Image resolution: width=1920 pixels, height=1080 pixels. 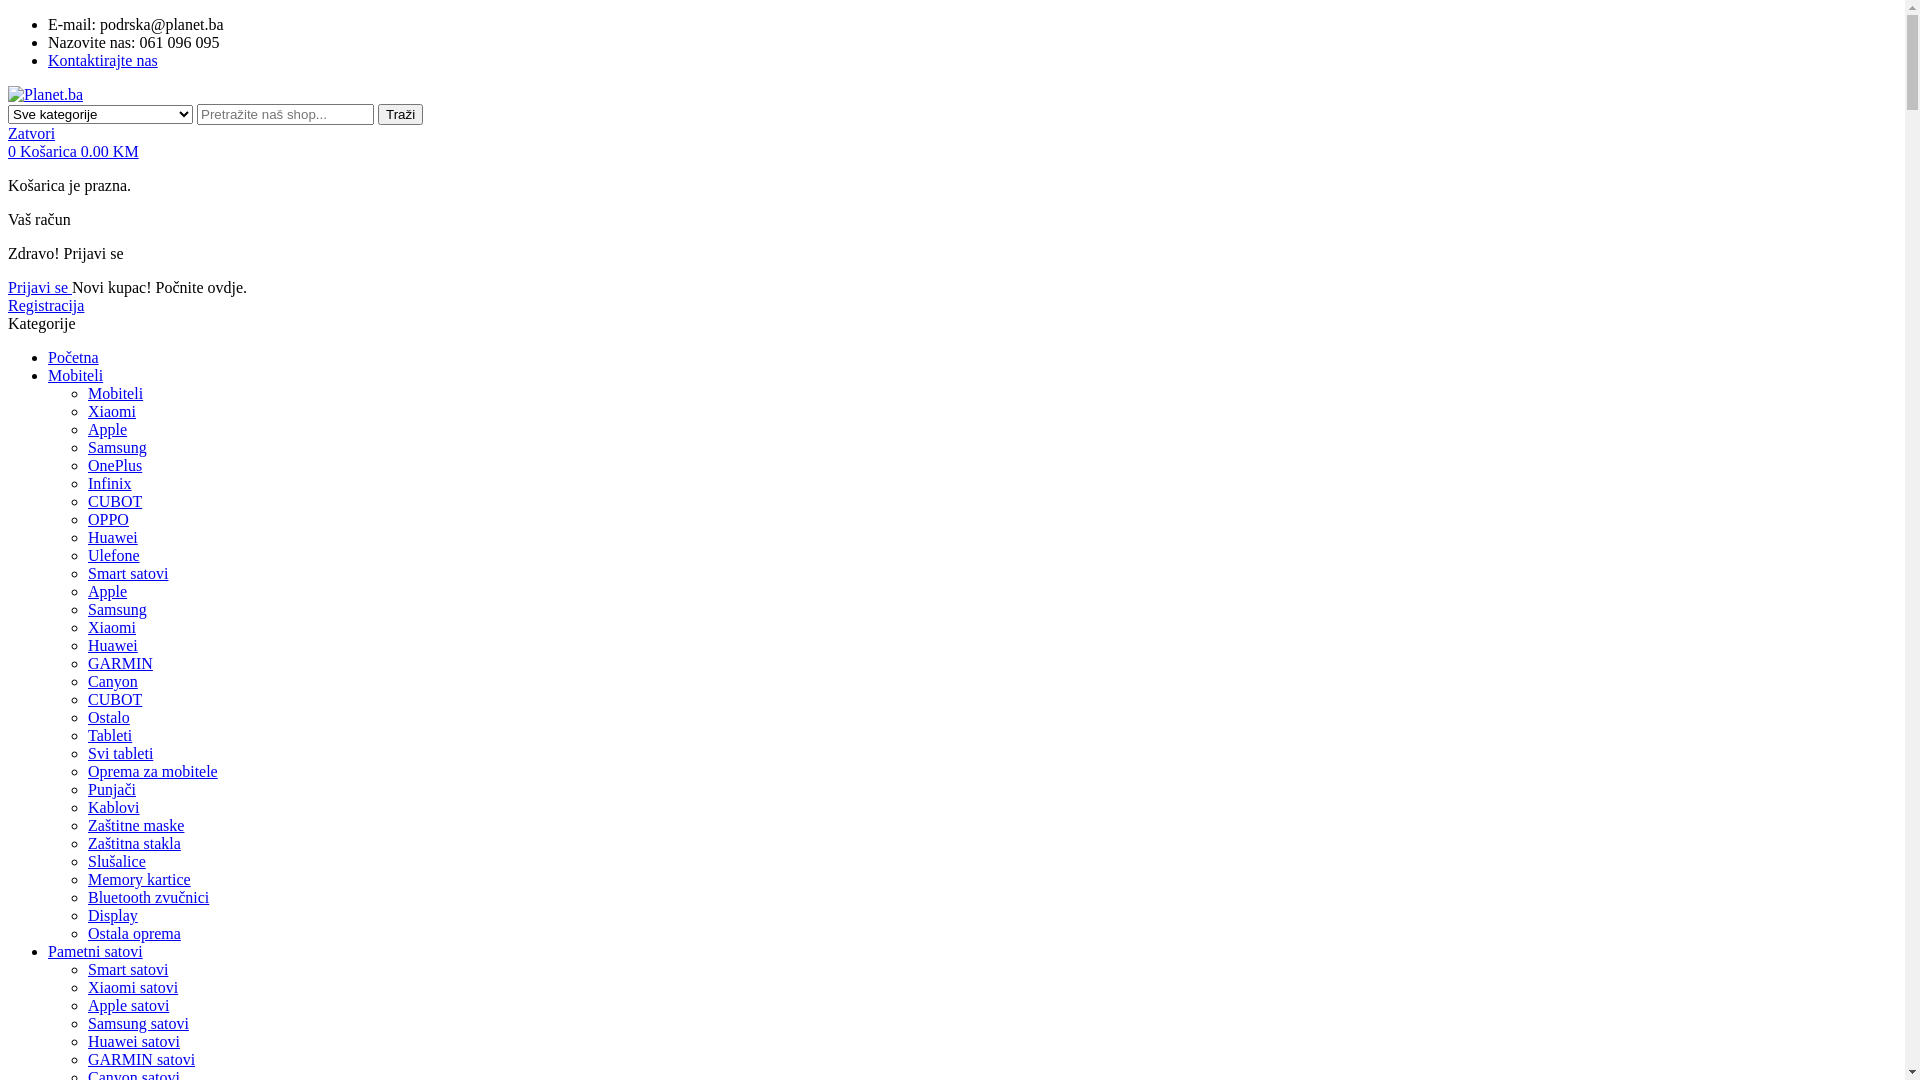 I want to click on 'Memory kartice', so click(x=86, y=878).